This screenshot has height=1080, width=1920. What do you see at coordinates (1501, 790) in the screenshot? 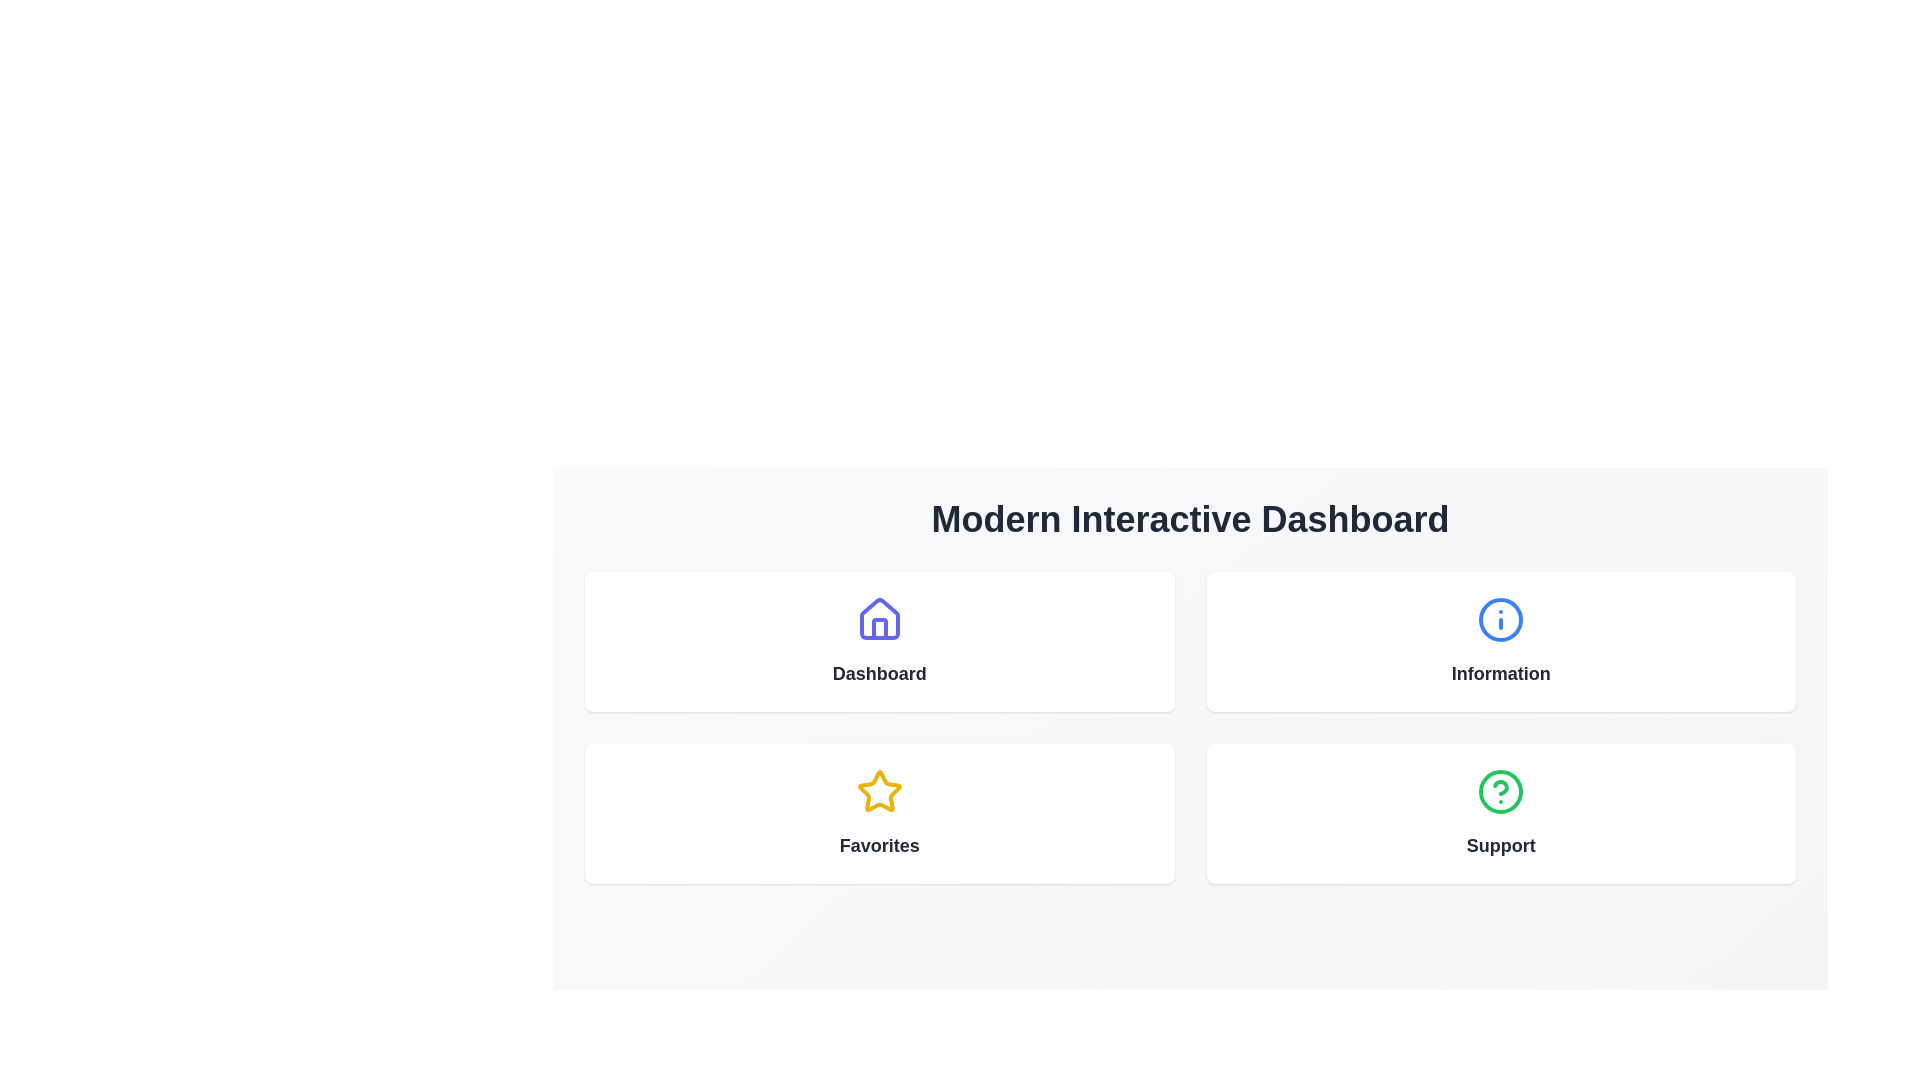
I see `the circular icon representing the 'Support' feature located above the text 'Support' in the bottom-right card of the grid` at bounding box center [1501, 790].